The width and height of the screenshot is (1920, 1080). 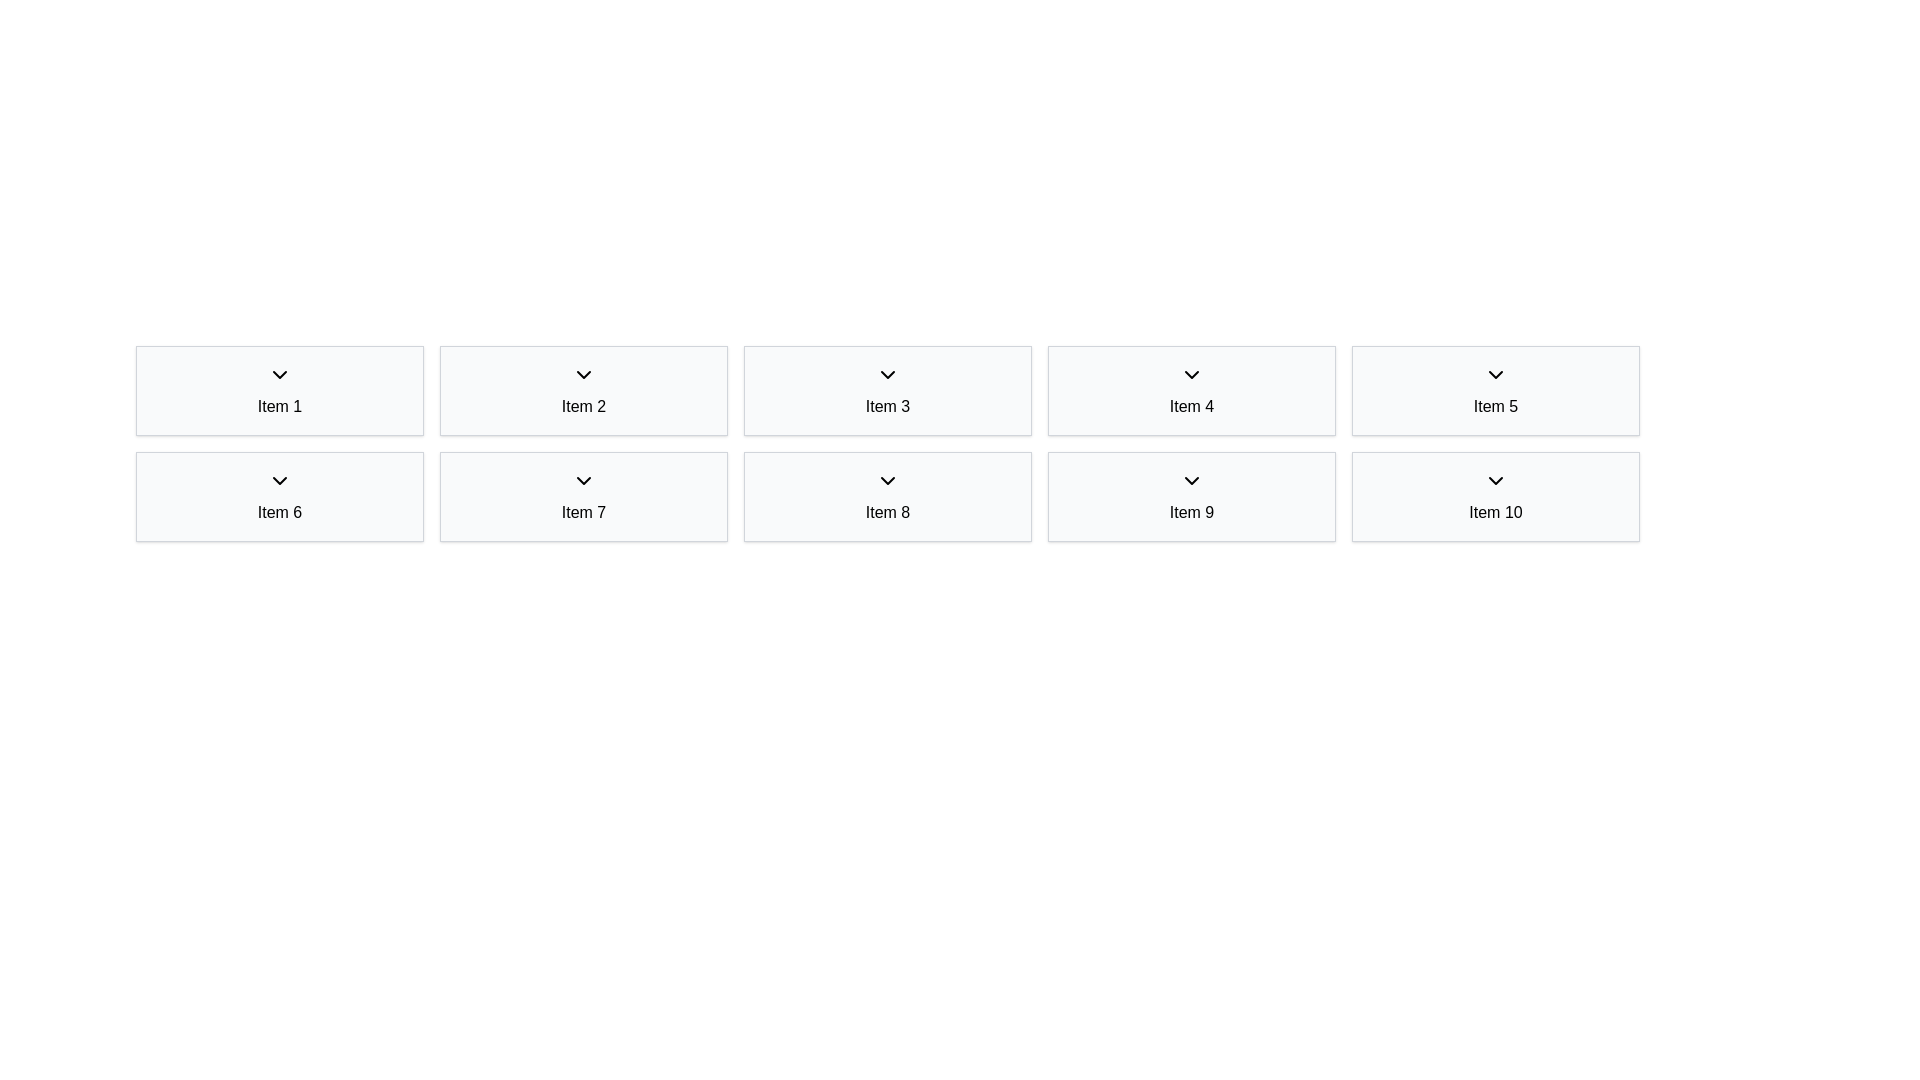 I want to click on the text label 'Item 9' displayed in a light gray rectangular section, so click(x=1191, y=512).